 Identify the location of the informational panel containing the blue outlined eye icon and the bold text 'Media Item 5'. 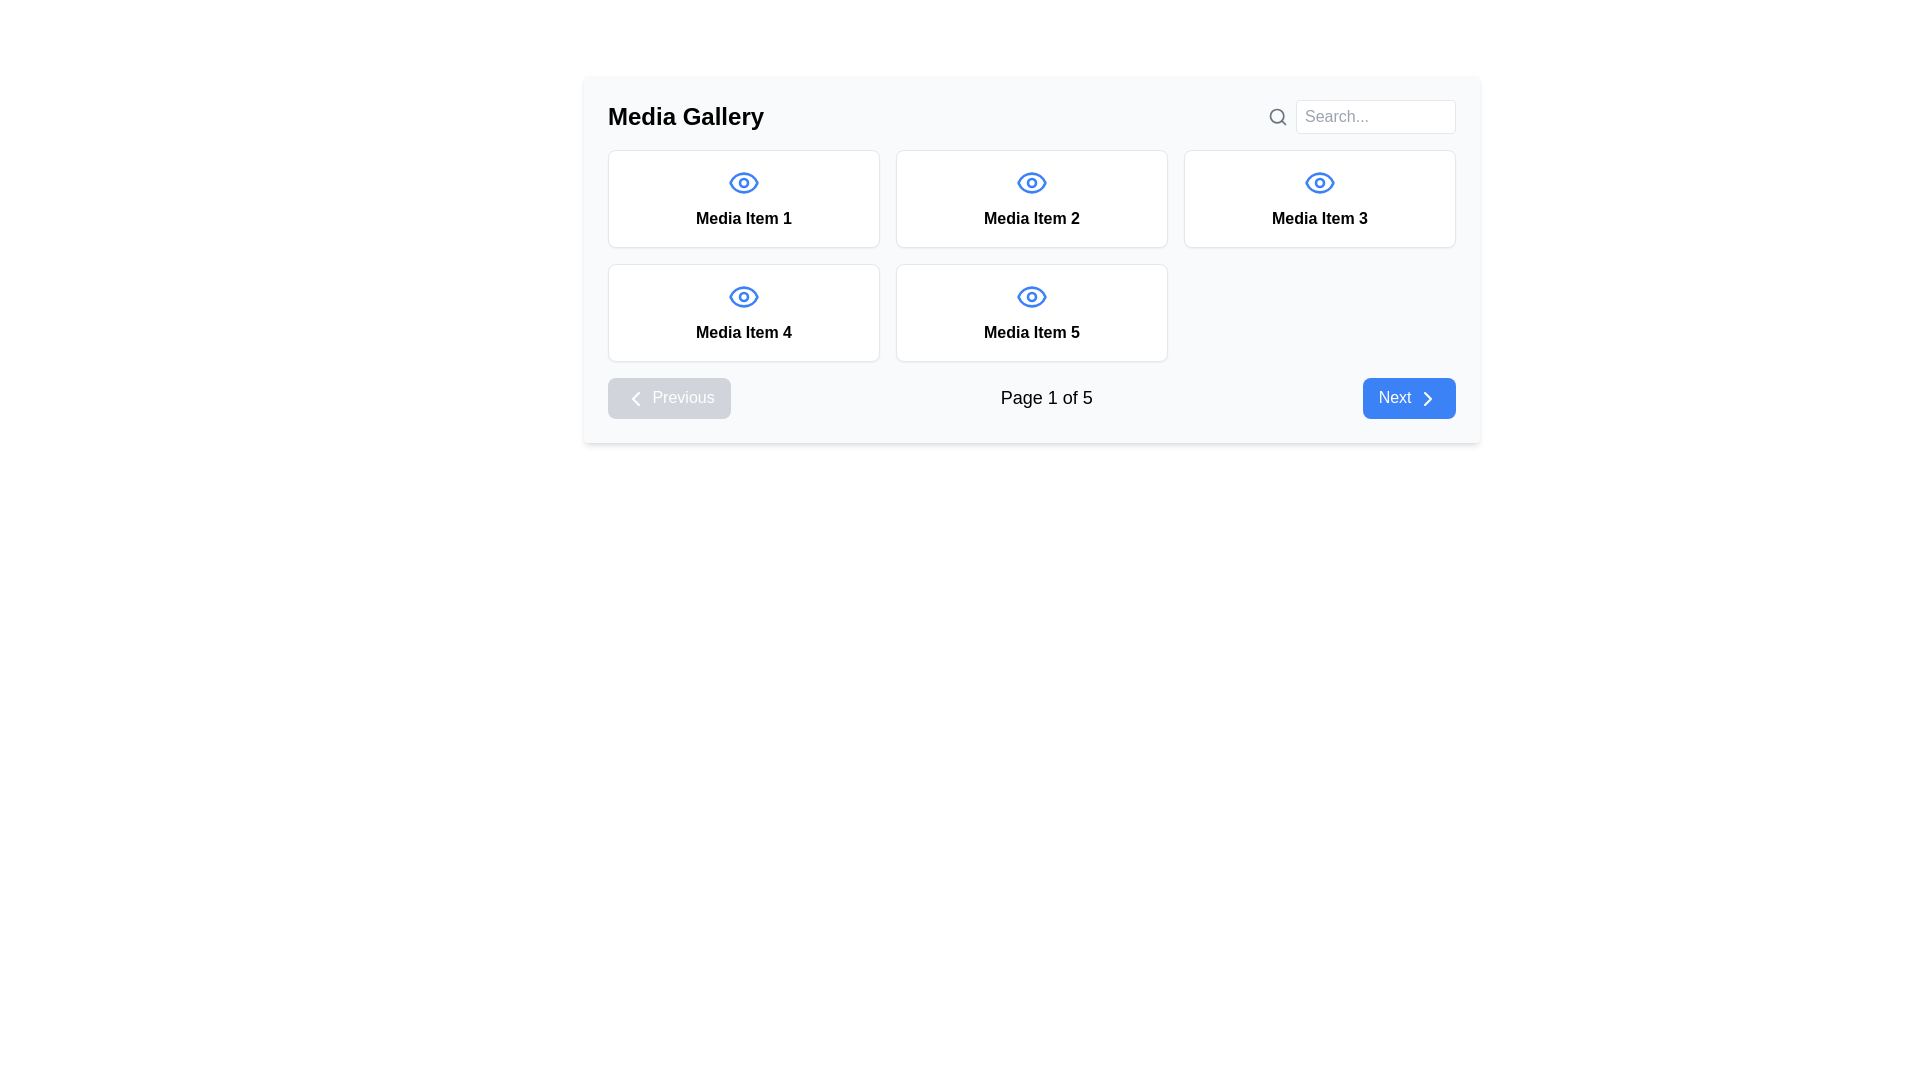
(1032, 312).